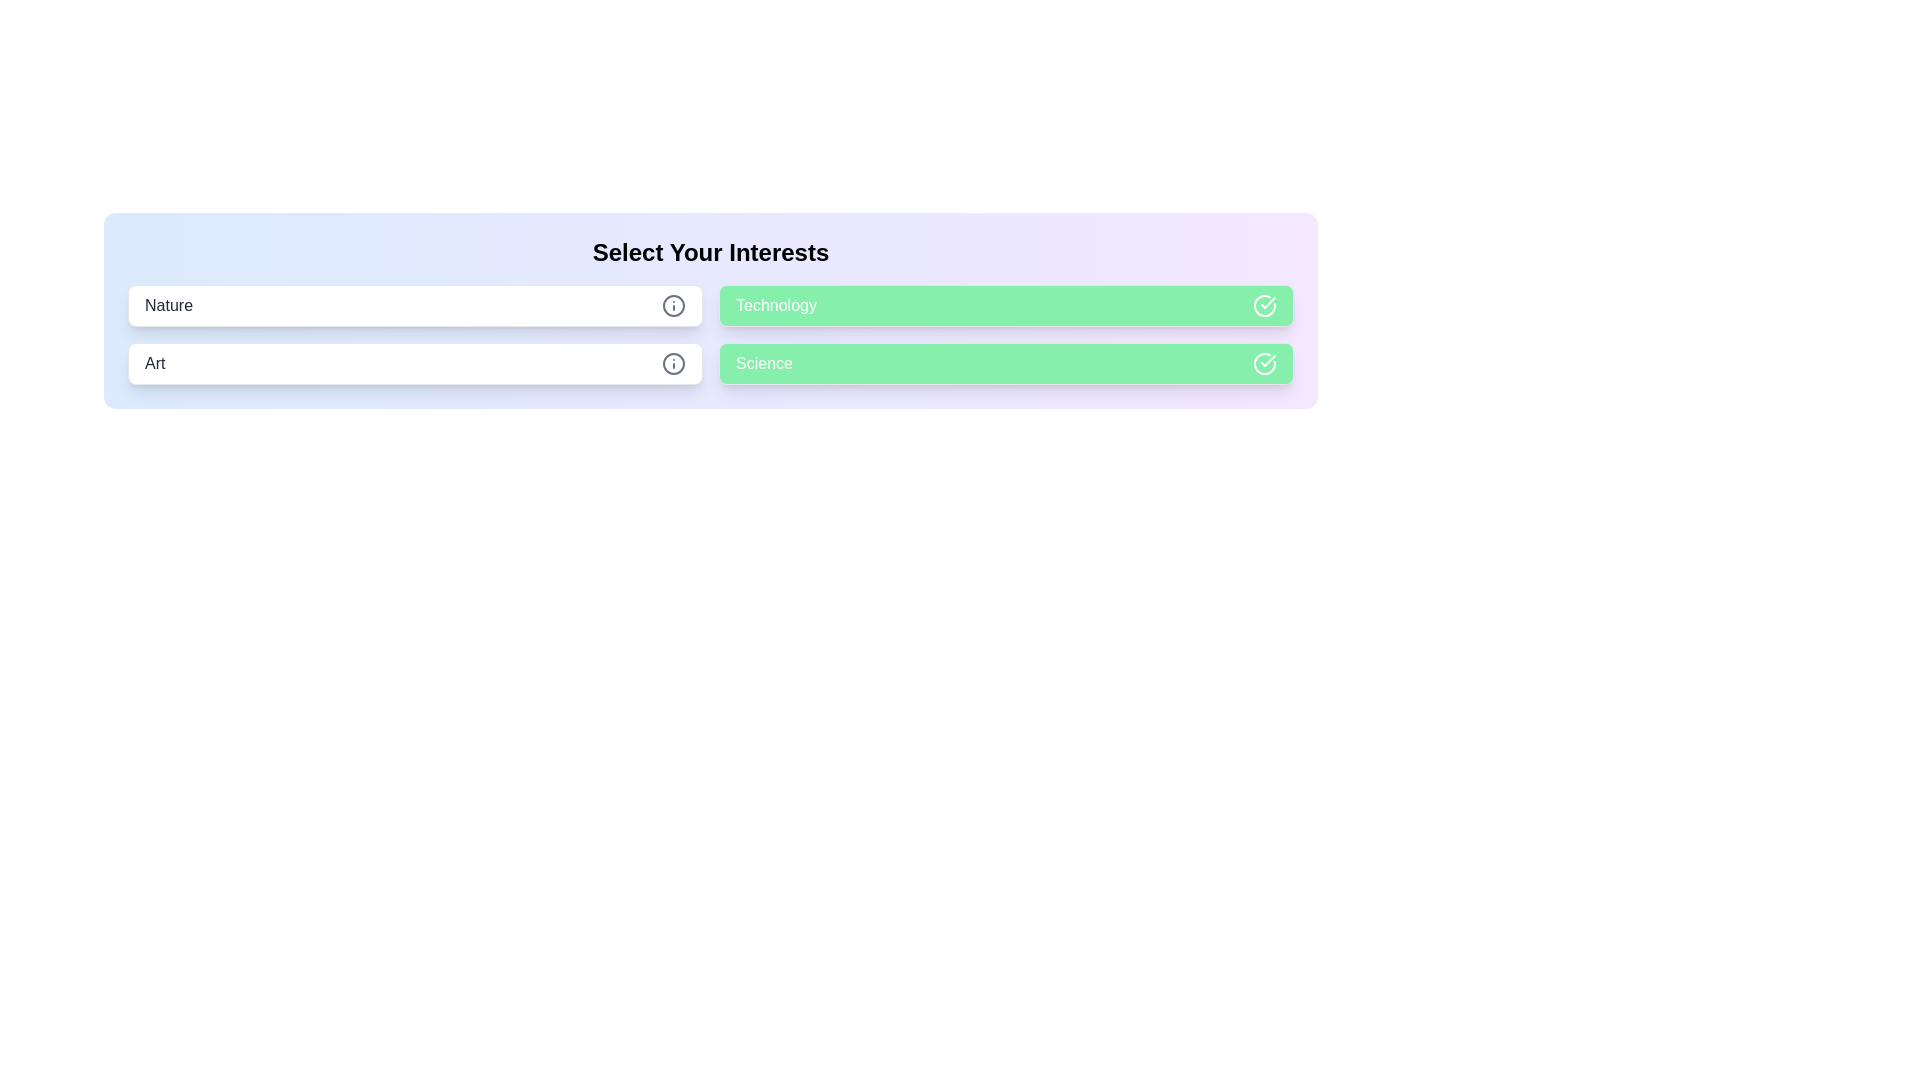 This screenshot has width=1920, height=1080. Describe the element at coordinates (414, 363) in the screenshot. I see `the chip labeled 'Art'` at that location.